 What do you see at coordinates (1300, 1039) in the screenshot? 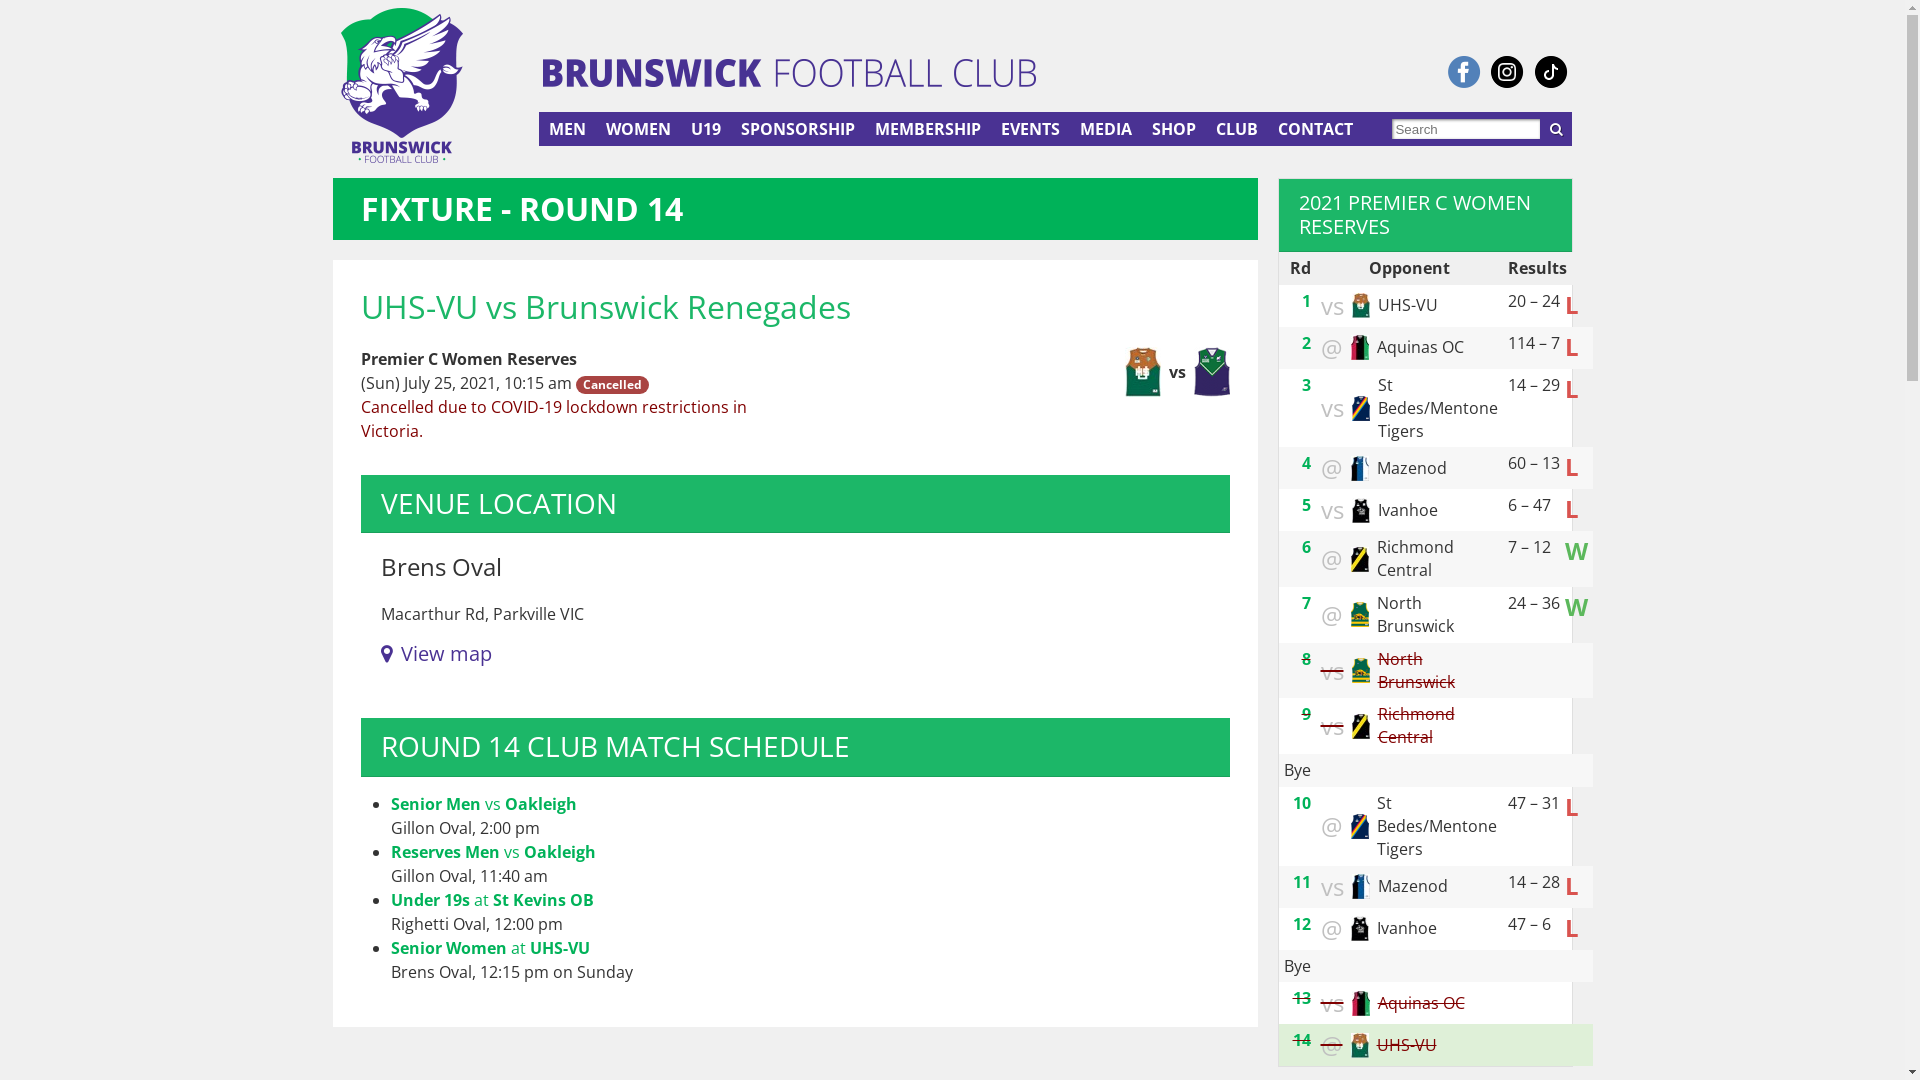
I see `'14'` at bounding box center [1300, 1039].